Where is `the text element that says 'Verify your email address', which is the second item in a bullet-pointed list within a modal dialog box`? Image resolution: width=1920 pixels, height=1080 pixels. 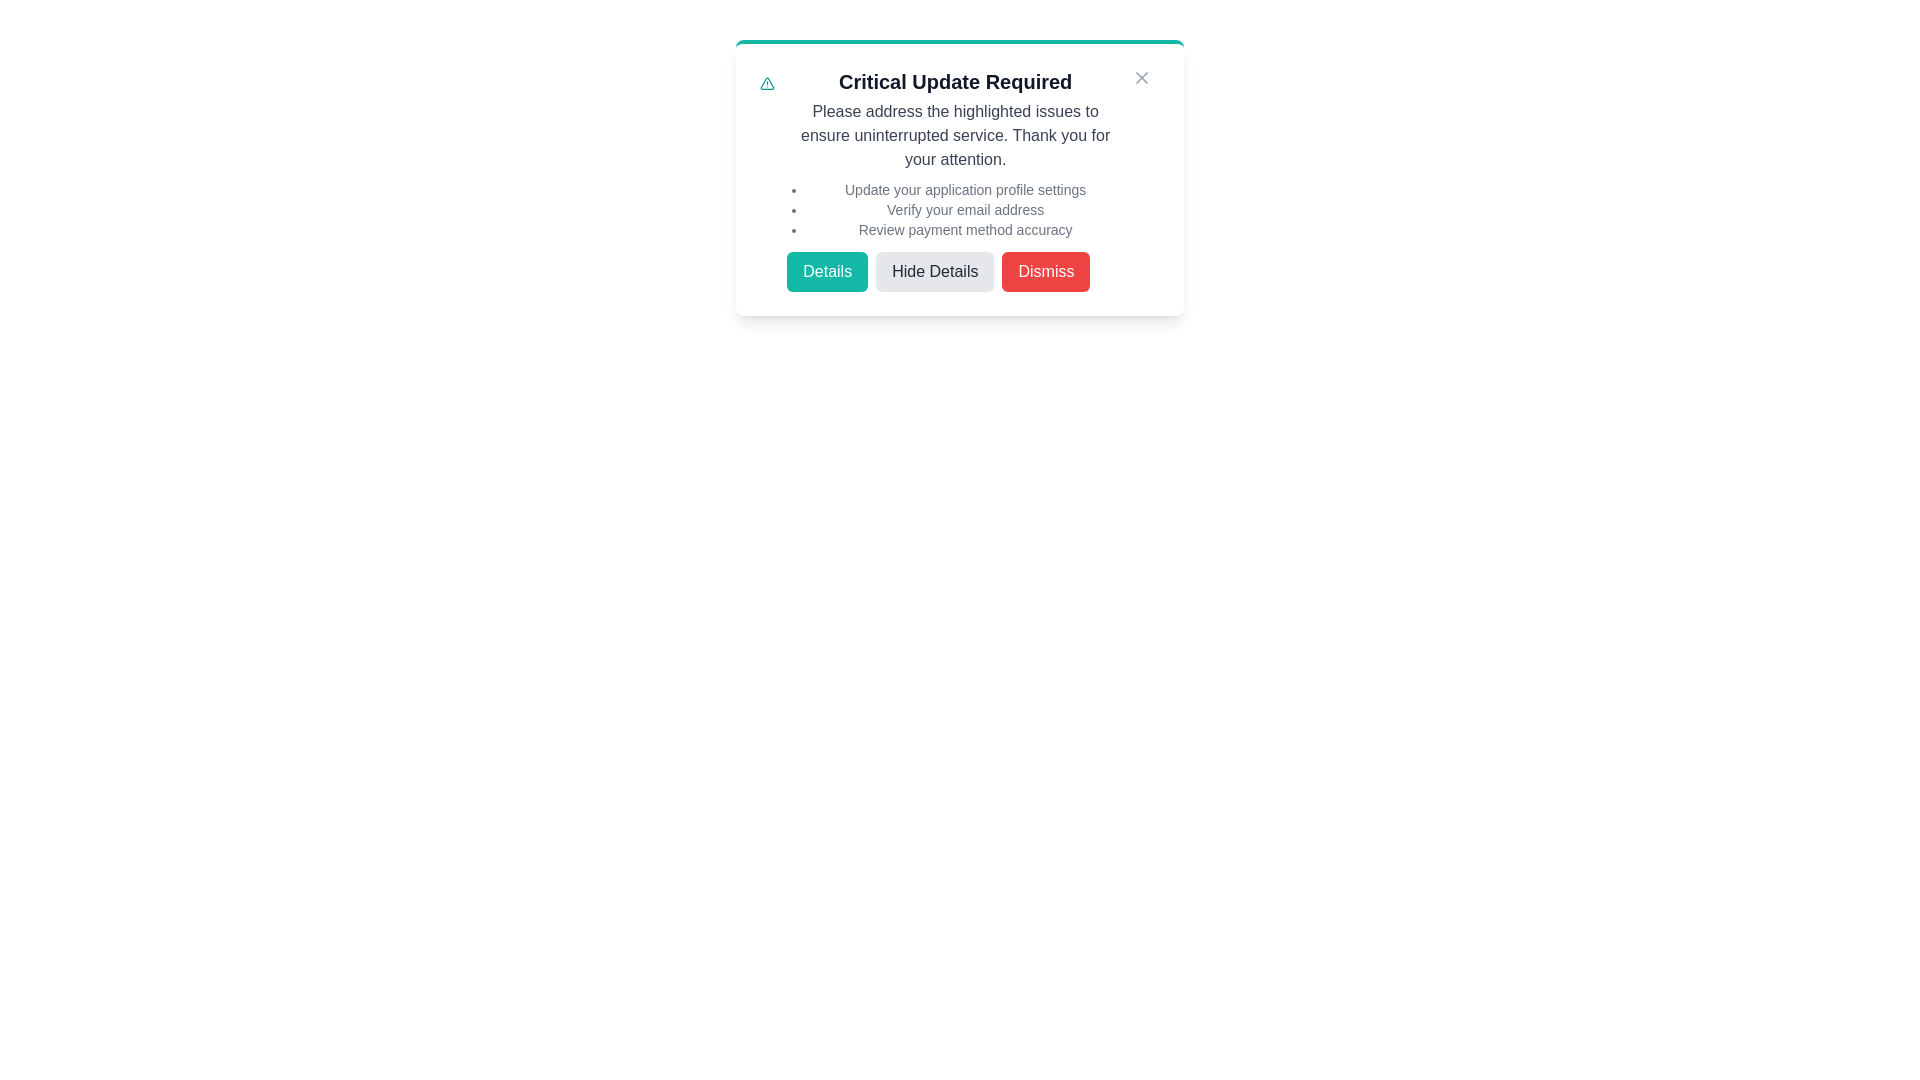 the text element that says 'Verify your email address', which is the second item in a bullet-pointed list within a modal dialog box is located at coordinates (965, 209).